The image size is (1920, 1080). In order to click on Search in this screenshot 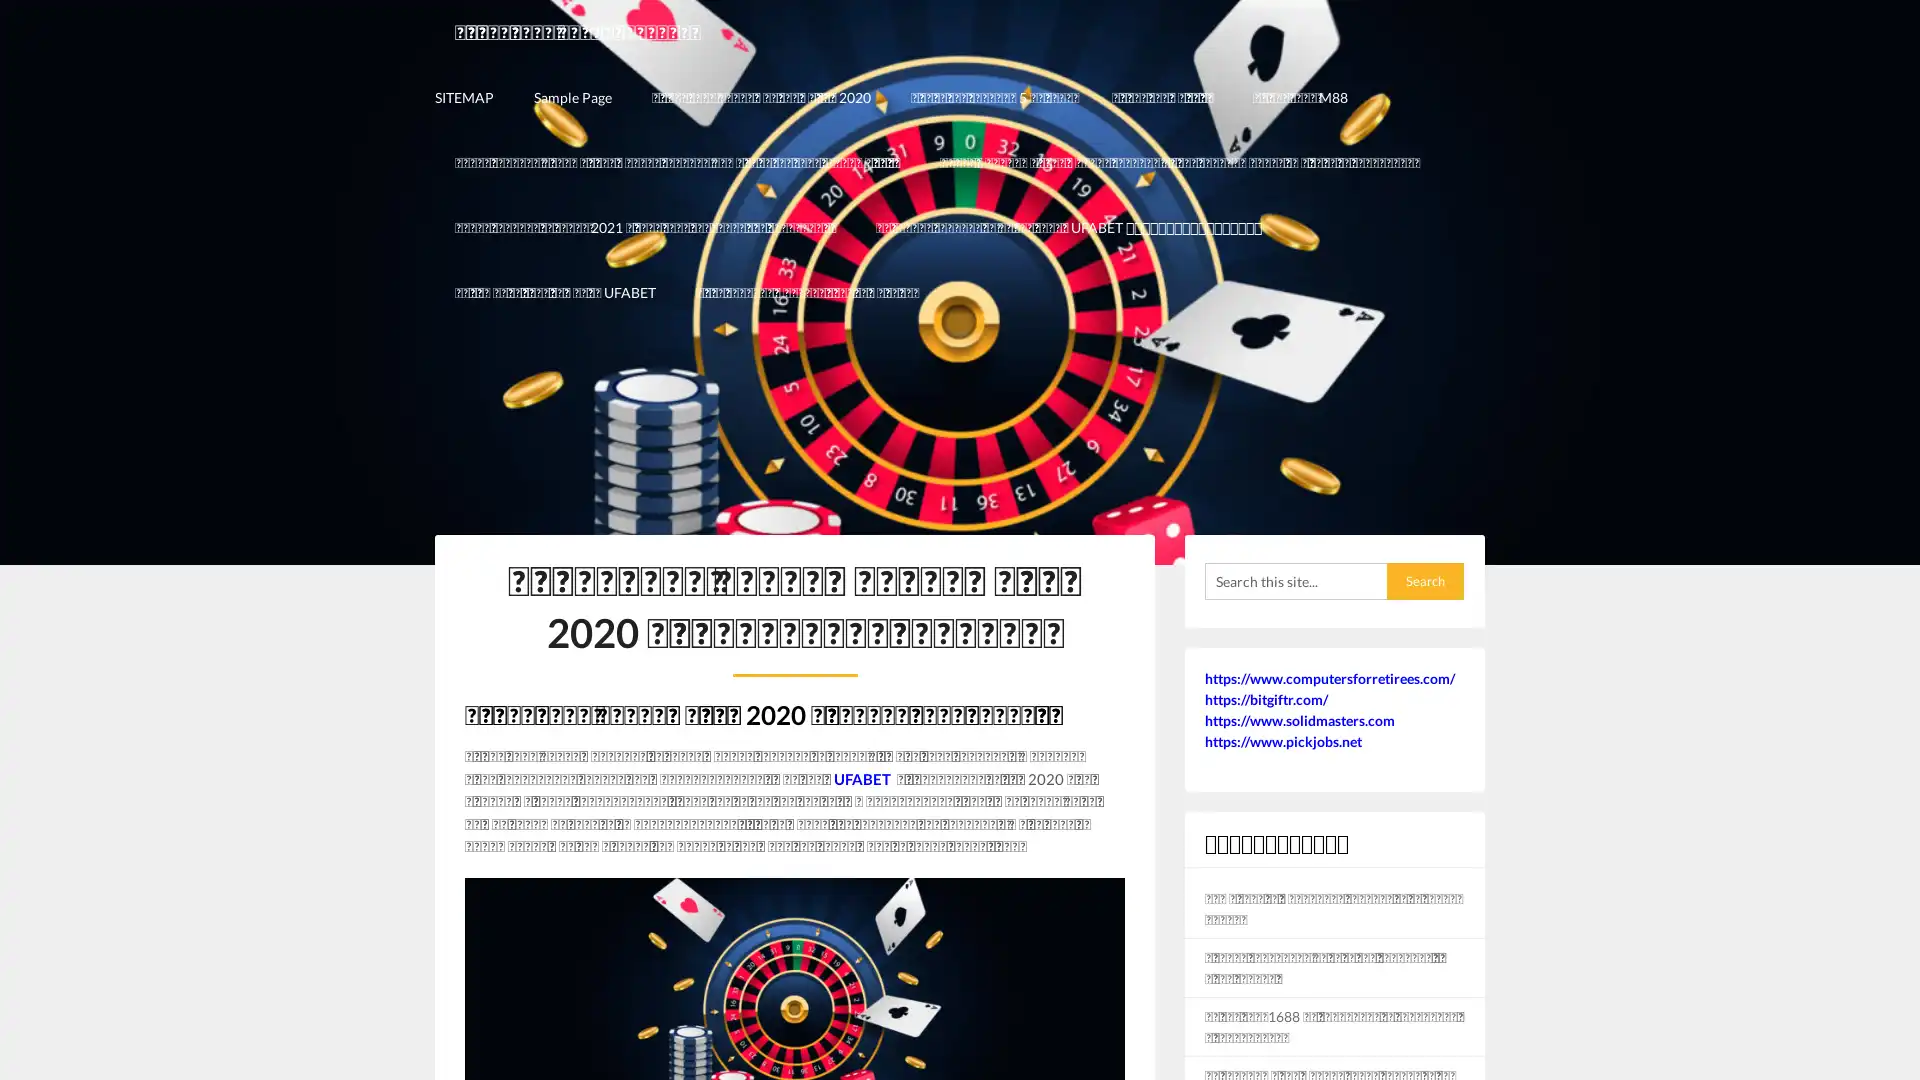, I will do `click(1424, 580)`.